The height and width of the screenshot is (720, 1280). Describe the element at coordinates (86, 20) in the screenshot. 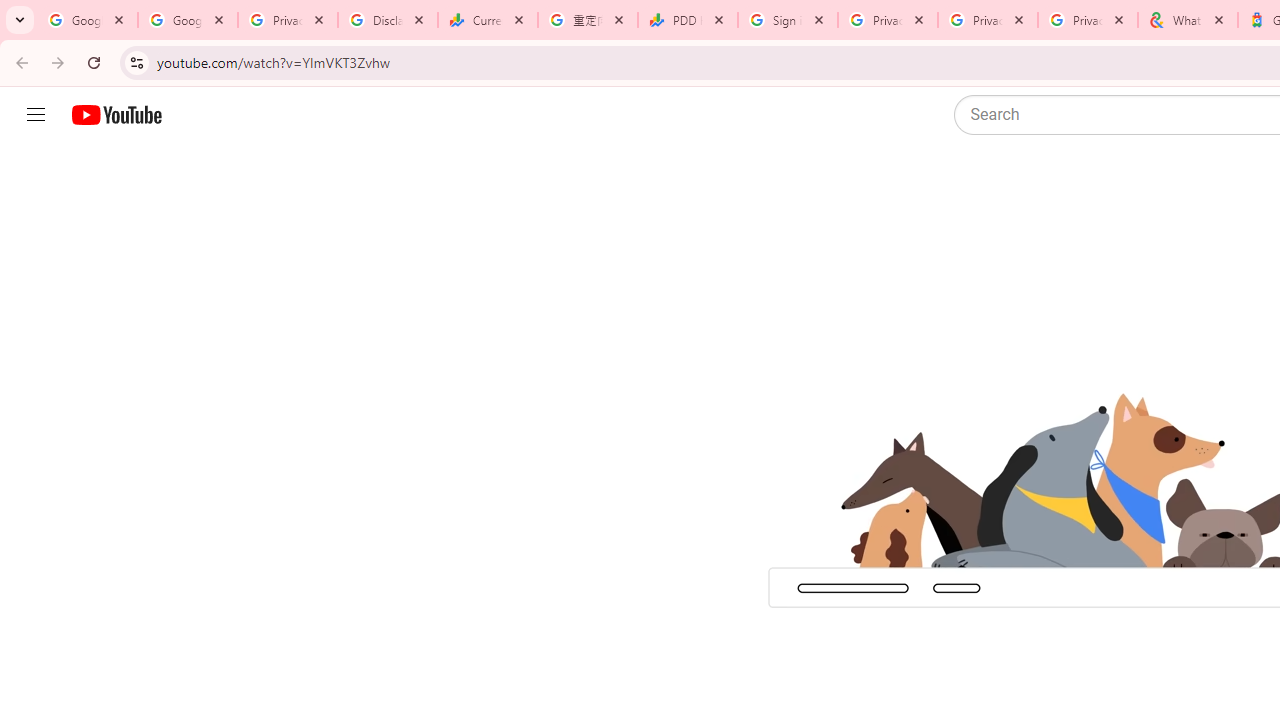

I see `'Google Workspace Admin Community'` at that location.